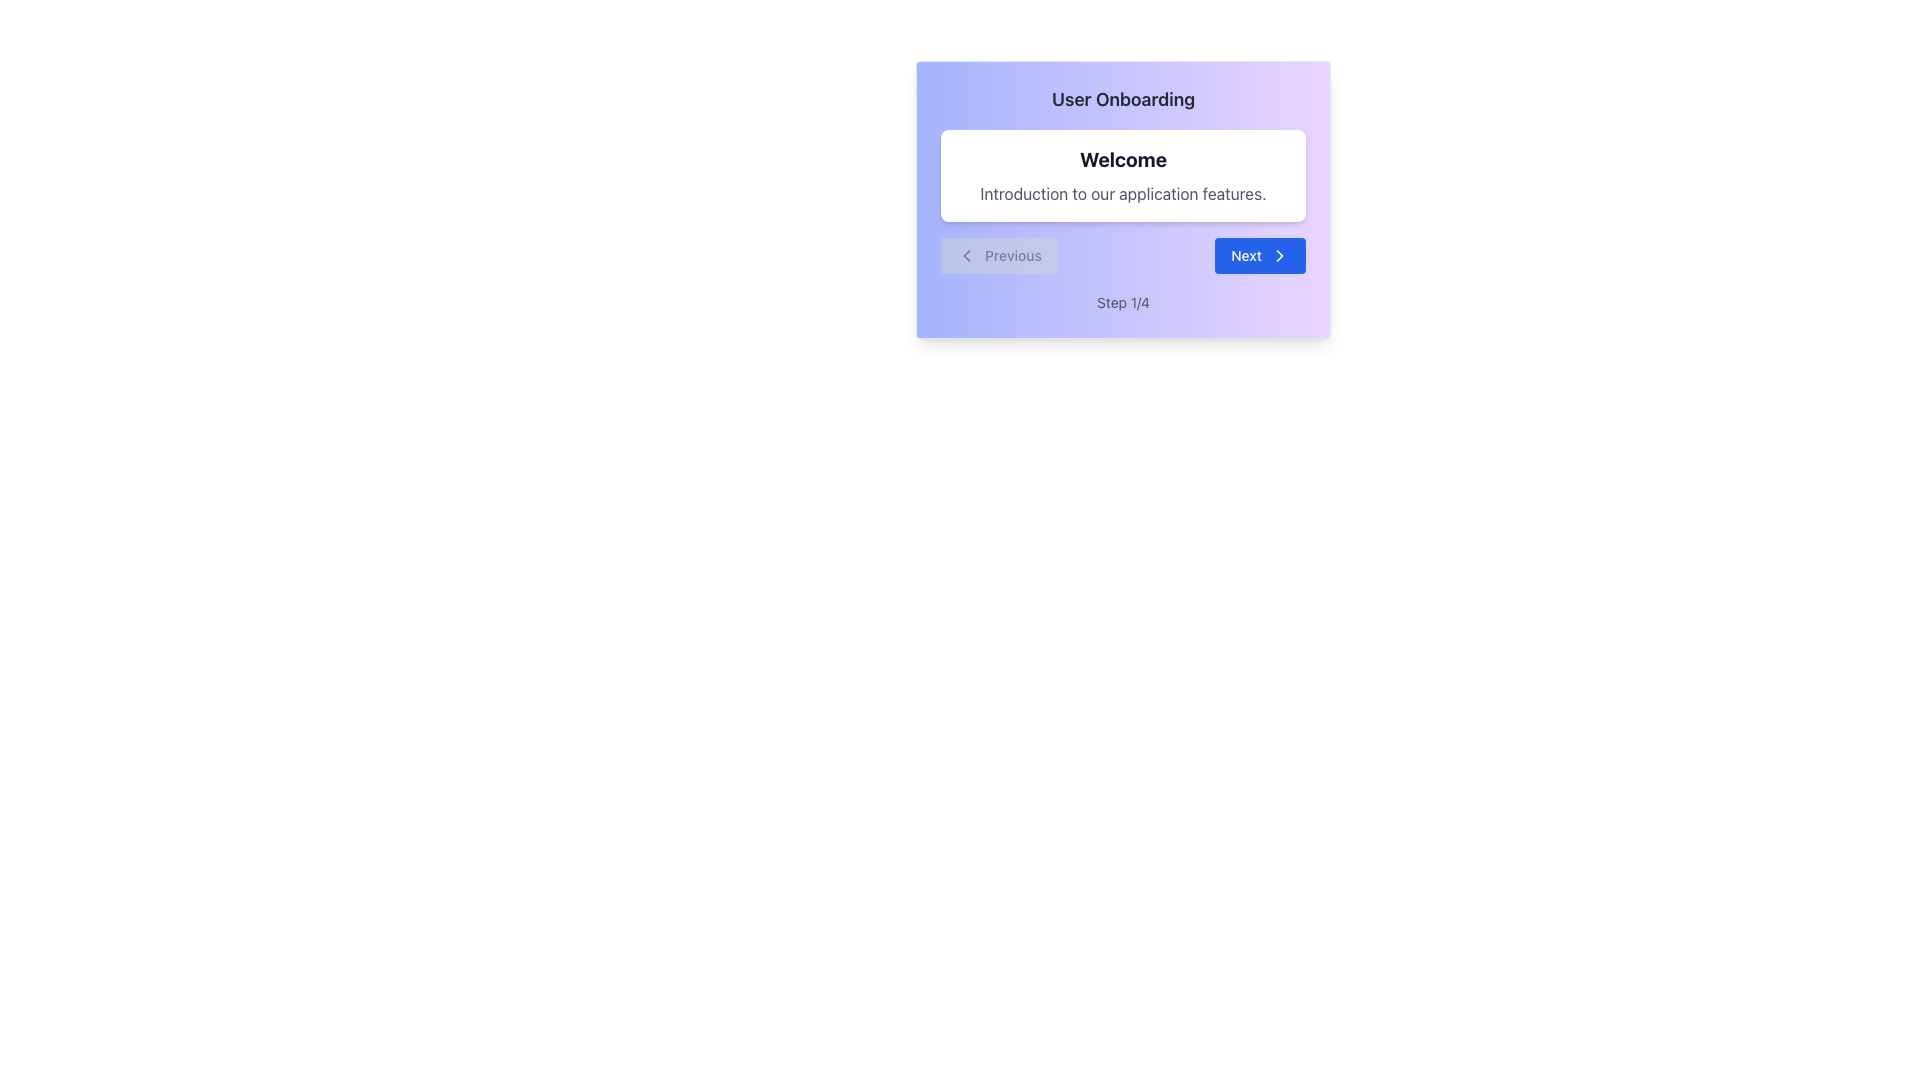 The image size is (1920, 1080). What do you see at coordinates (1280, 254) in the screenshot?
I see `the rightward chevron icon within the 'Next' button to proceed` at bounding box center [1280, 254].